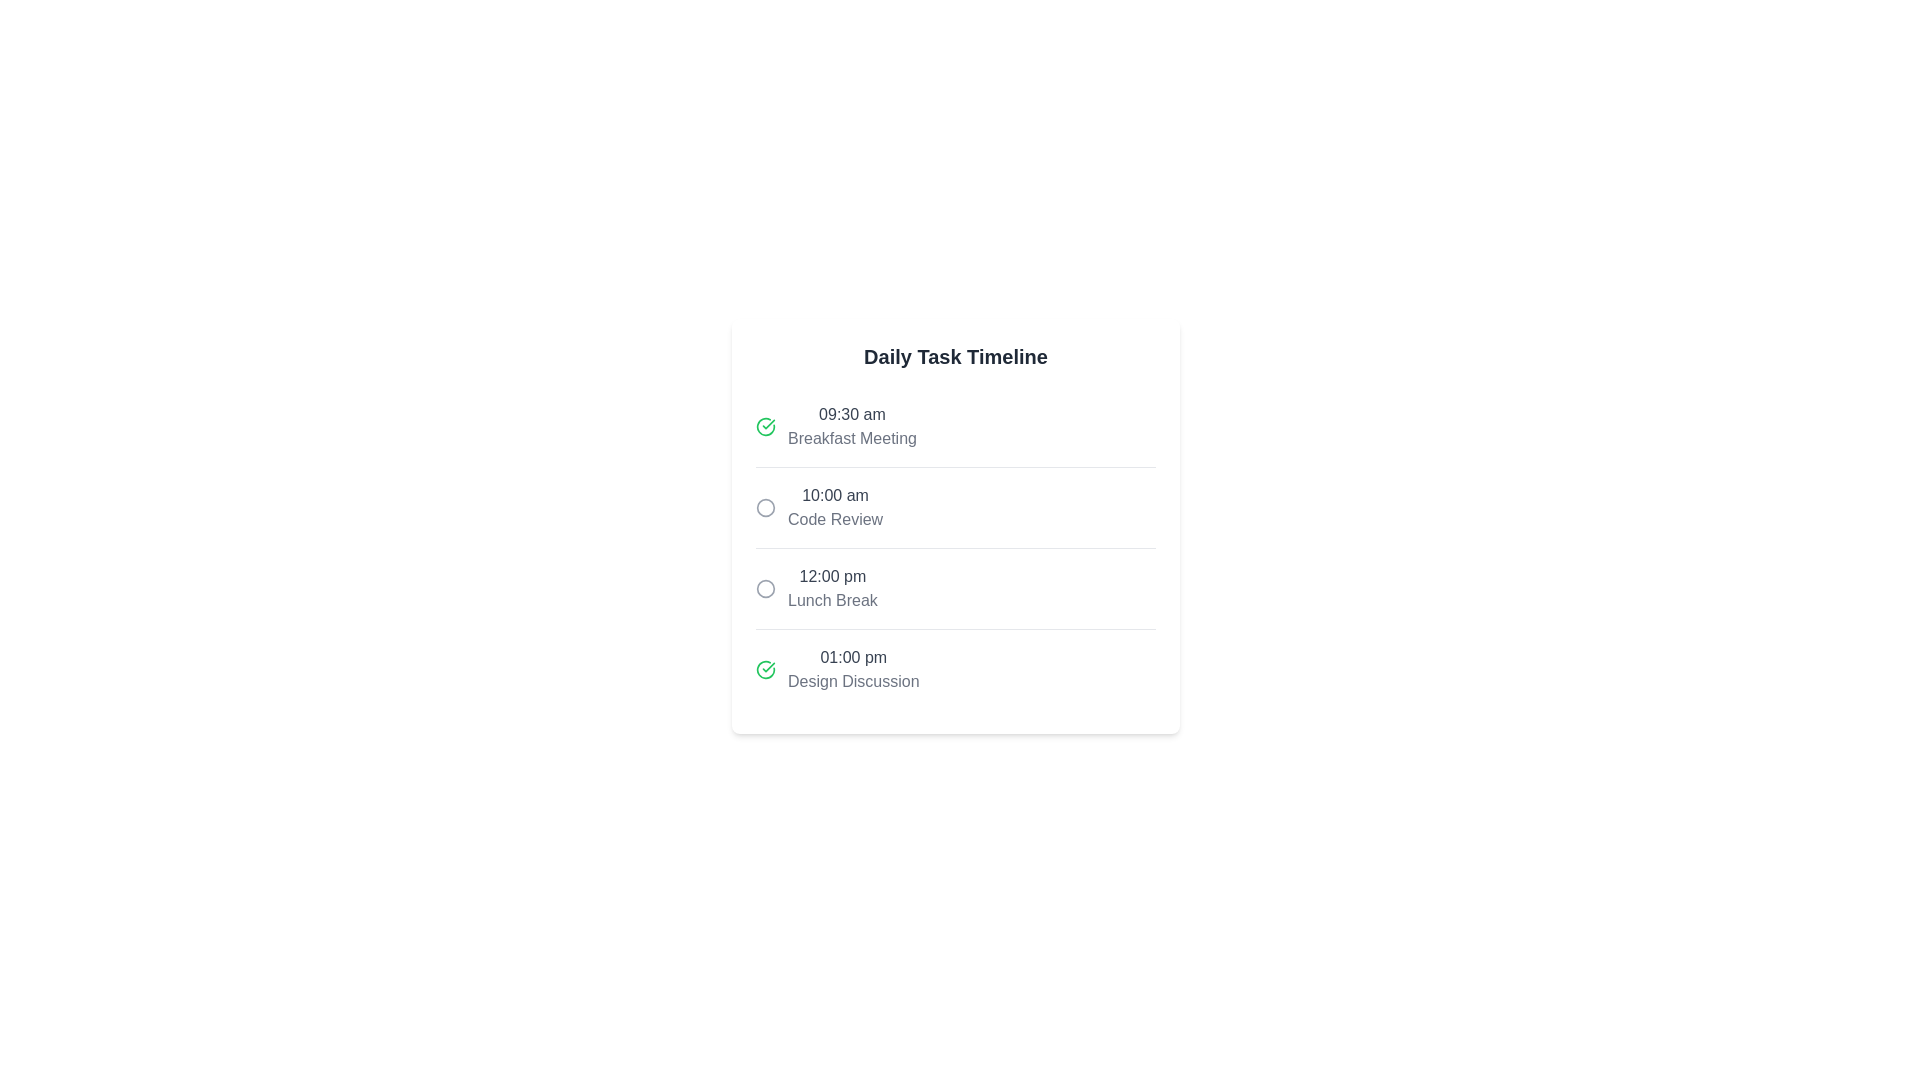 The width and height of the screenshot is (1920, 1080). Describe the element at coordinates (835, 519) in the screenshot. I see `the static text label displaying 'Code Review' located beneath the time indicator '10:00 am' in the timeline interface` at that location.